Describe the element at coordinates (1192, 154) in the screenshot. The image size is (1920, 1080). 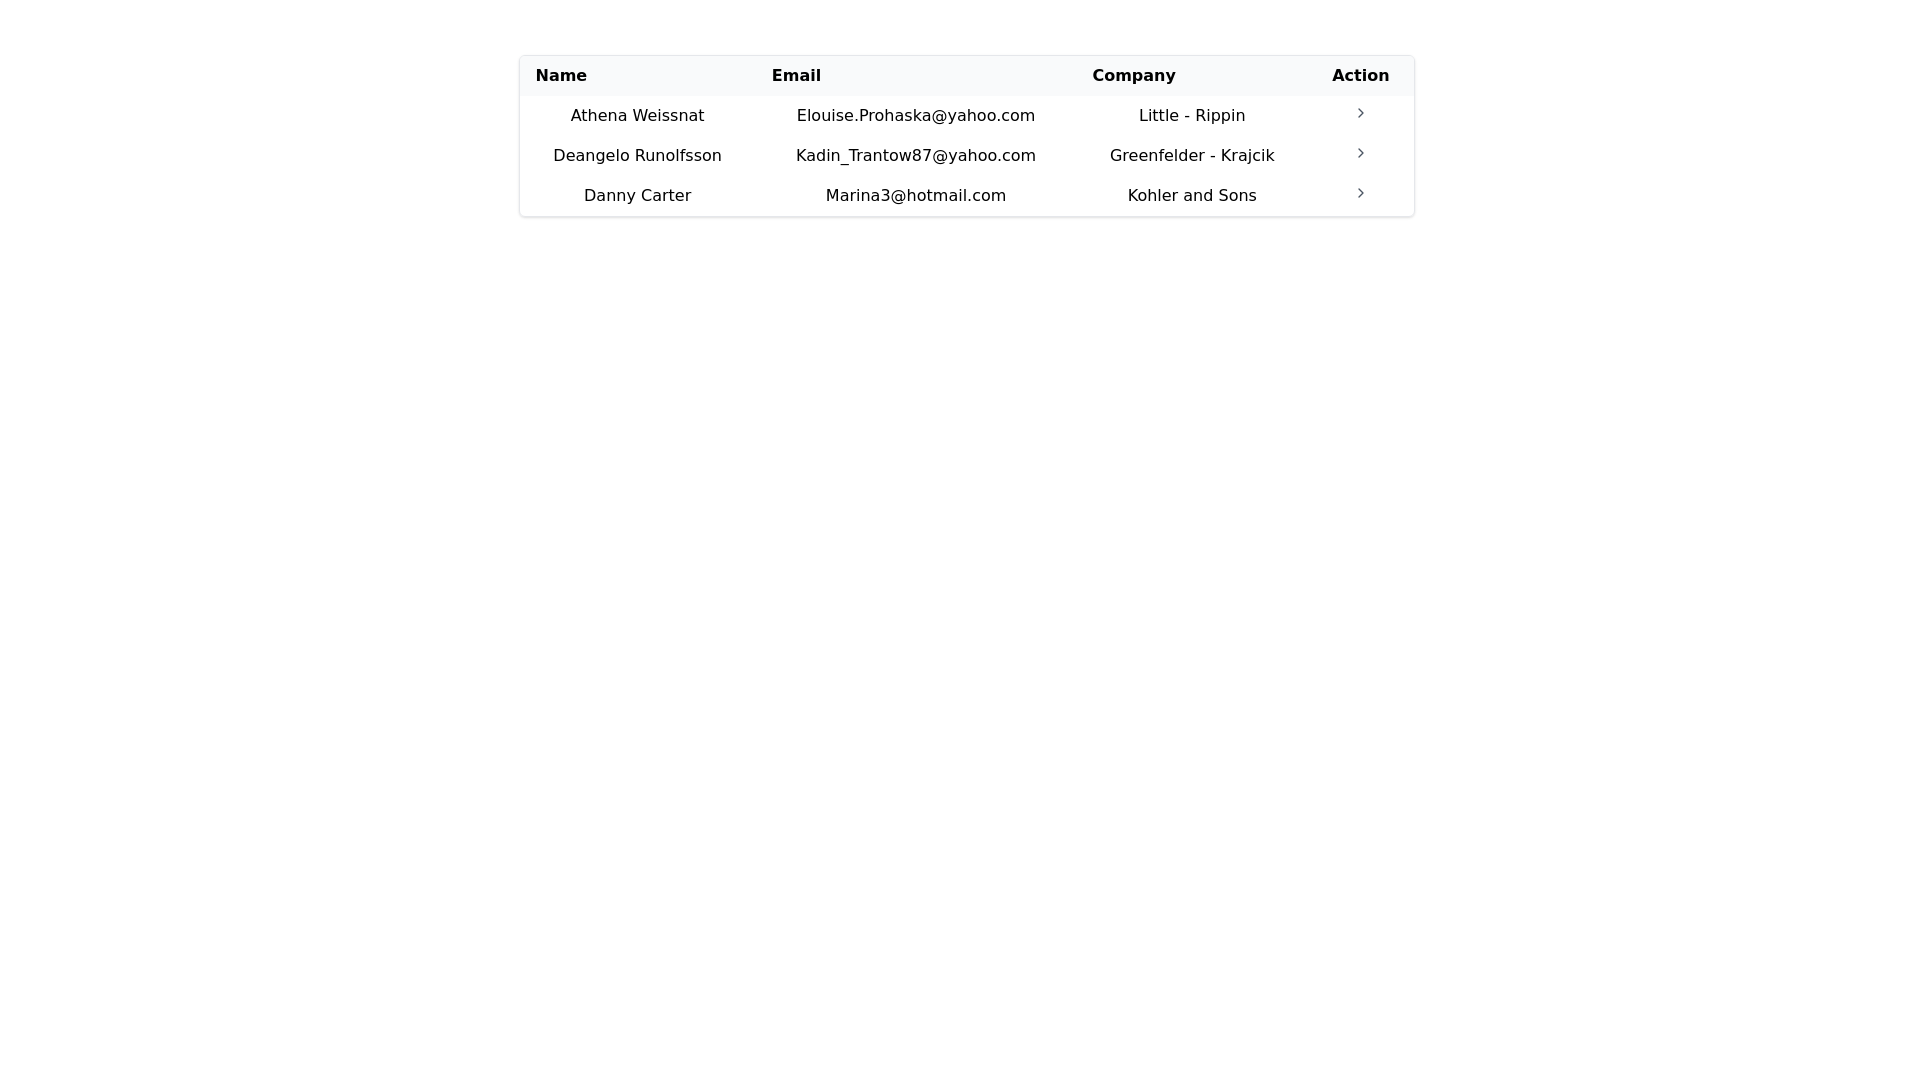
I see `the third cell in the second row of the table, which displays the company name under the 'Company' column` at that location.